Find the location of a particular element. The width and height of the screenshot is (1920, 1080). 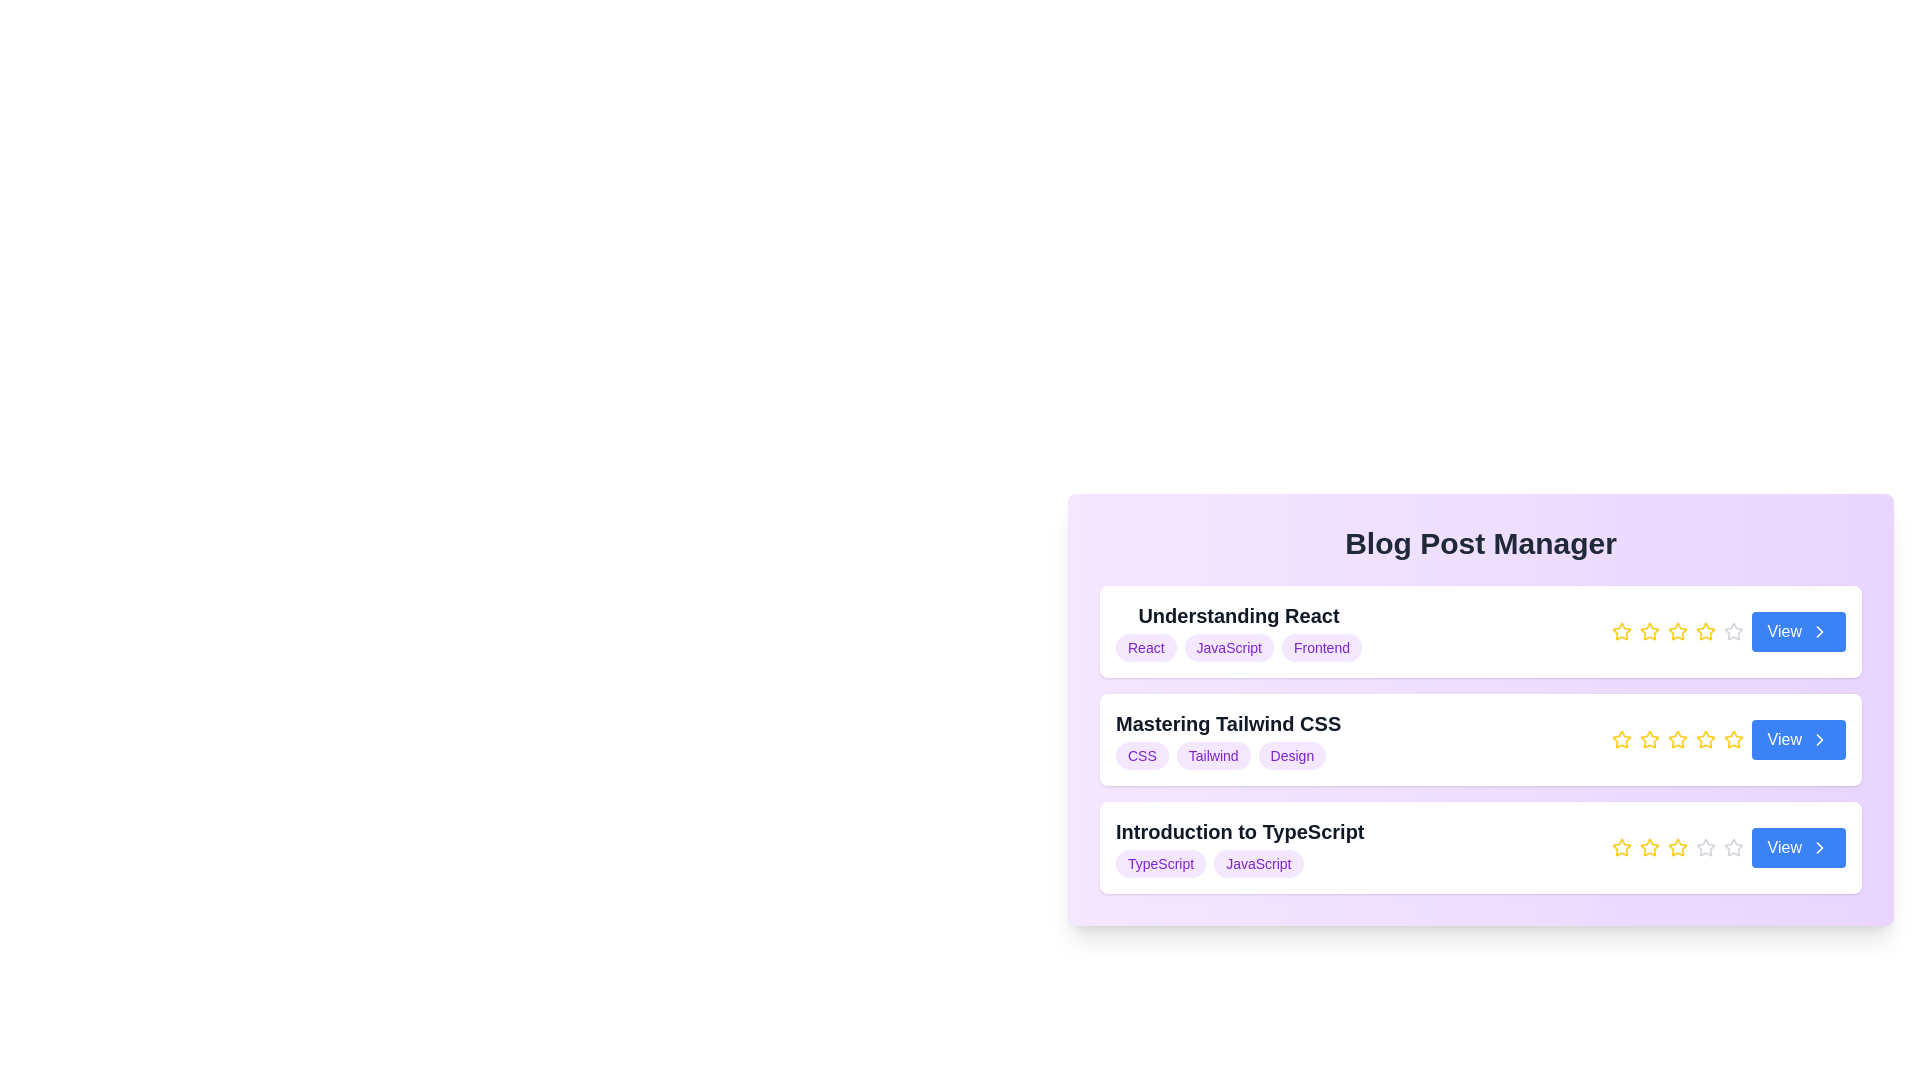

the second star is located at coordinates (1649, 739).